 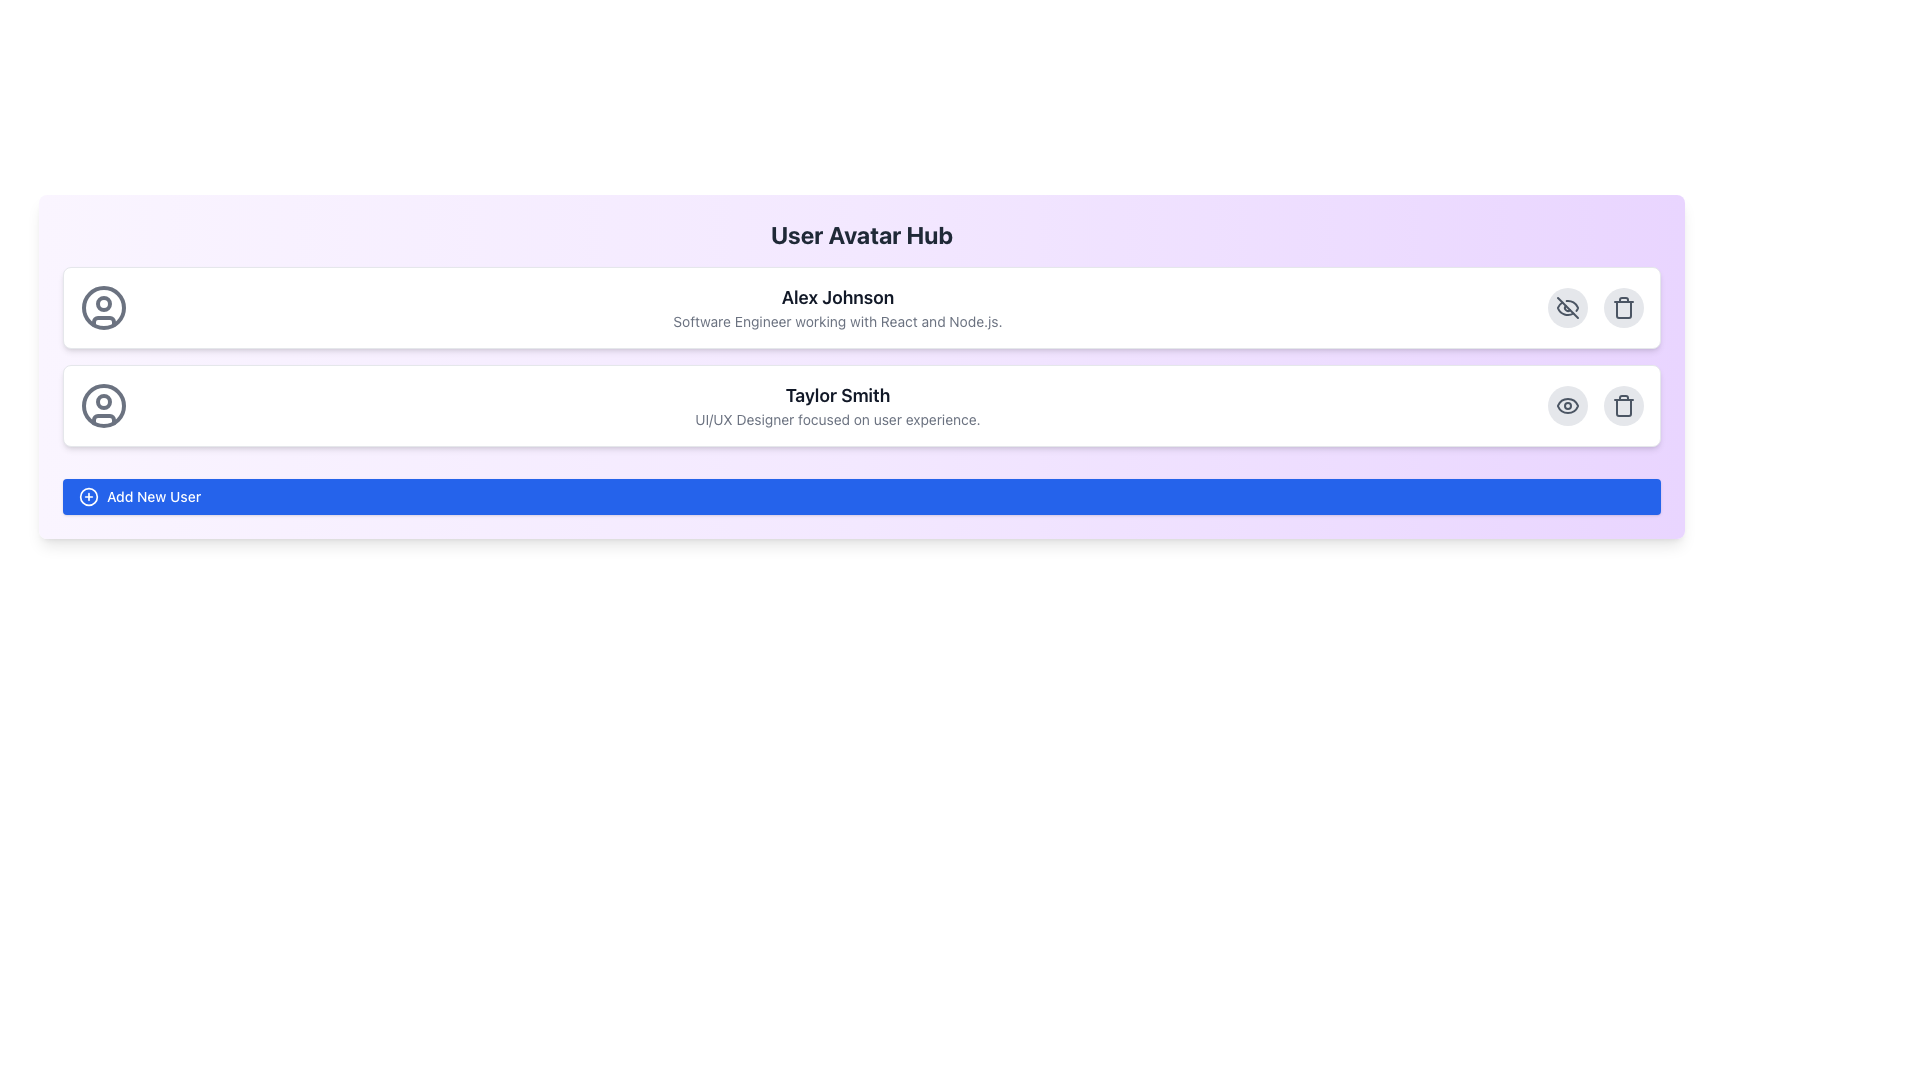 What do you see at coordinates (103, 304) in the screenshot?
I see `the graphical icon component located at the center-top of the avatar icon for the user 'Alex Johnson'` at bounding box center [103, 304].